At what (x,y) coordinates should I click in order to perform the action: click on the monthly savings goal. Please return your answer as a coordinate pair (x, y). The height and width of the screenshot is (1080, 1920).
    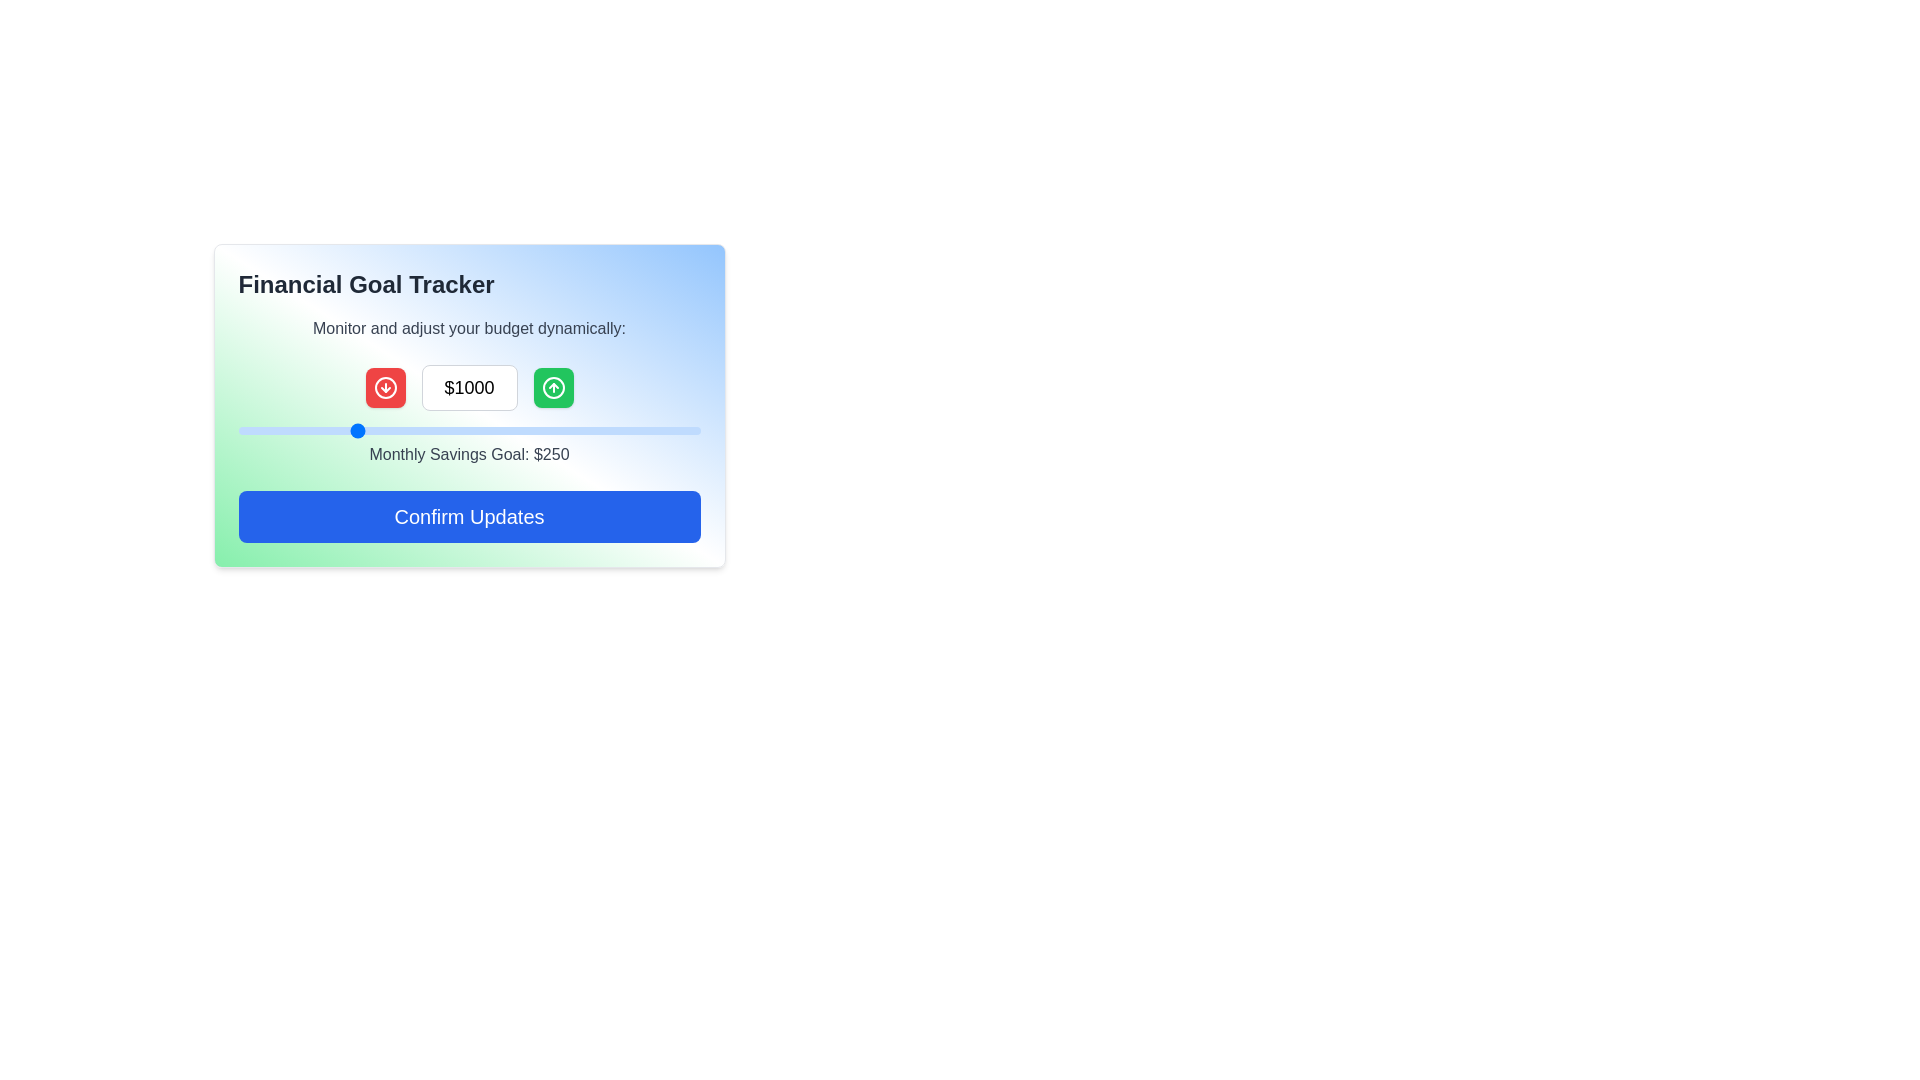
    Looking at the image, I should click on (644, 430).